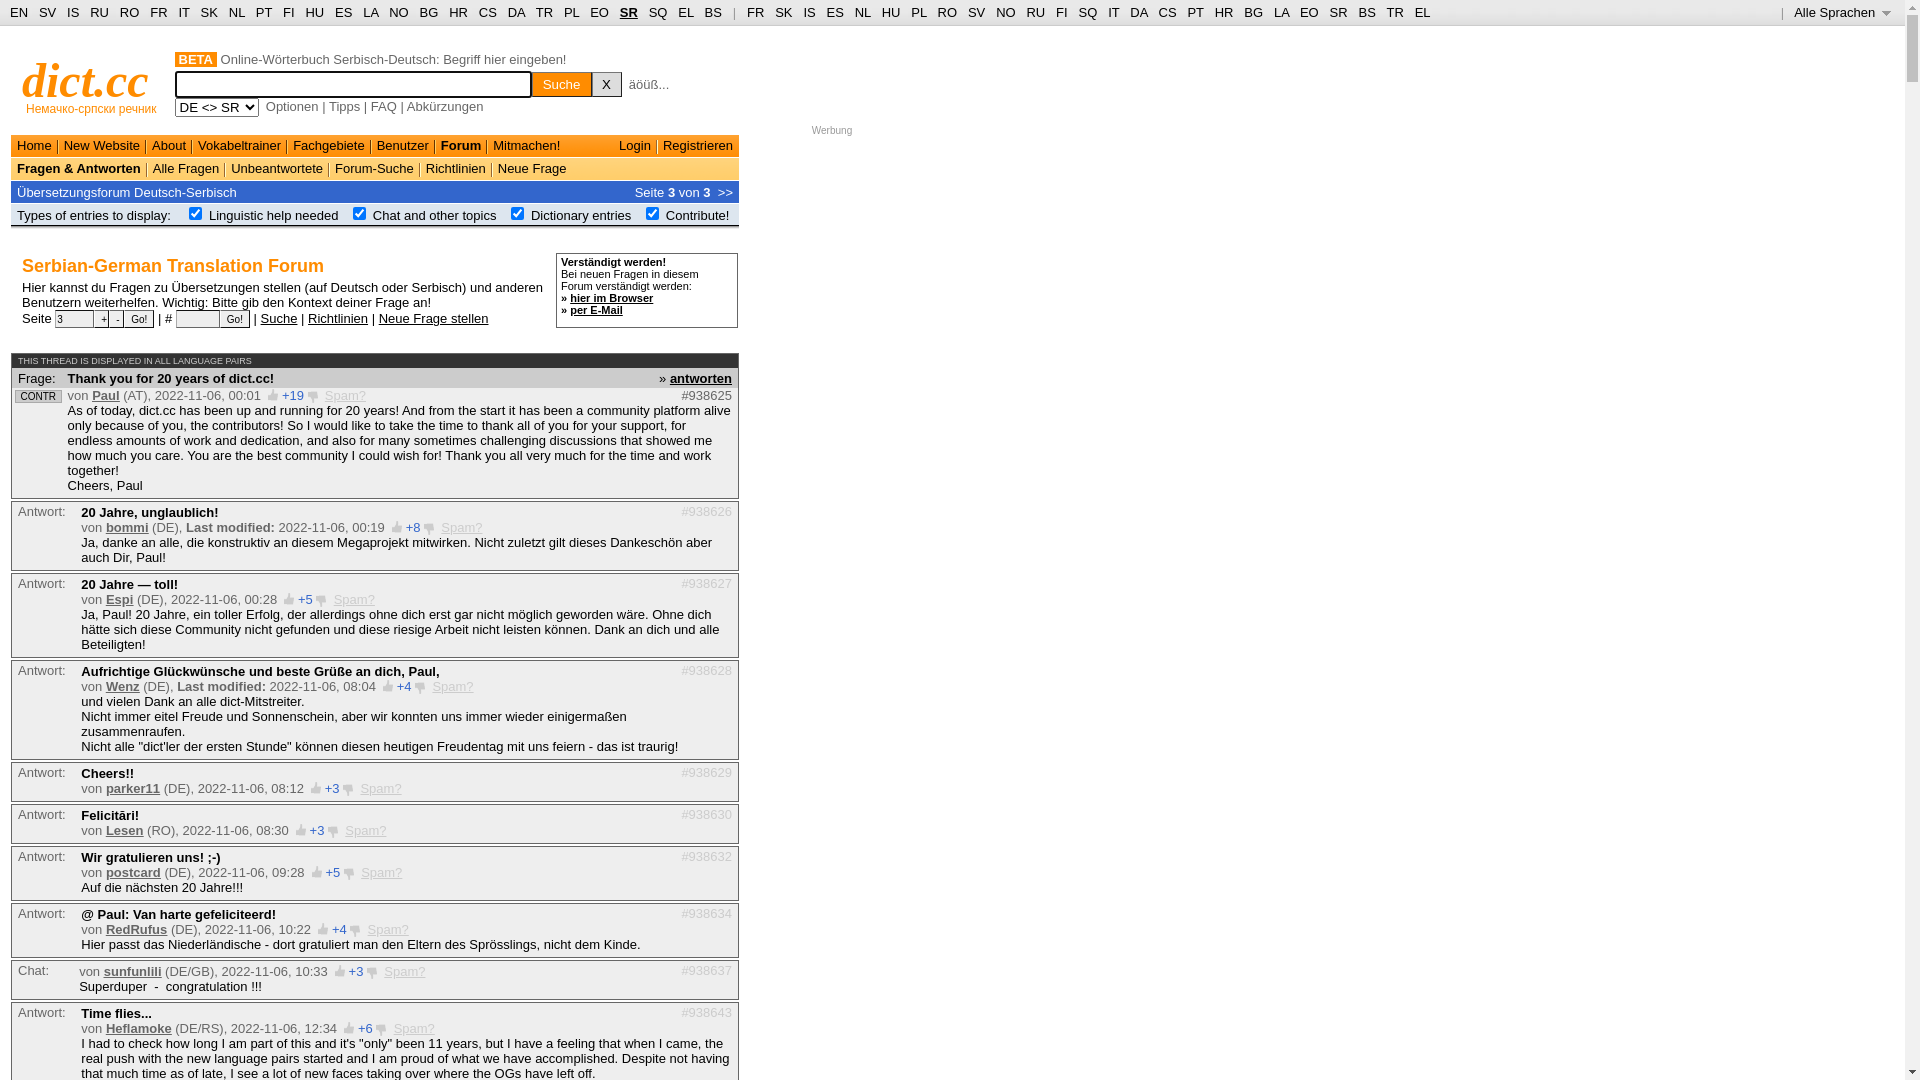  I want to click on '#938626', so click(706, 510).